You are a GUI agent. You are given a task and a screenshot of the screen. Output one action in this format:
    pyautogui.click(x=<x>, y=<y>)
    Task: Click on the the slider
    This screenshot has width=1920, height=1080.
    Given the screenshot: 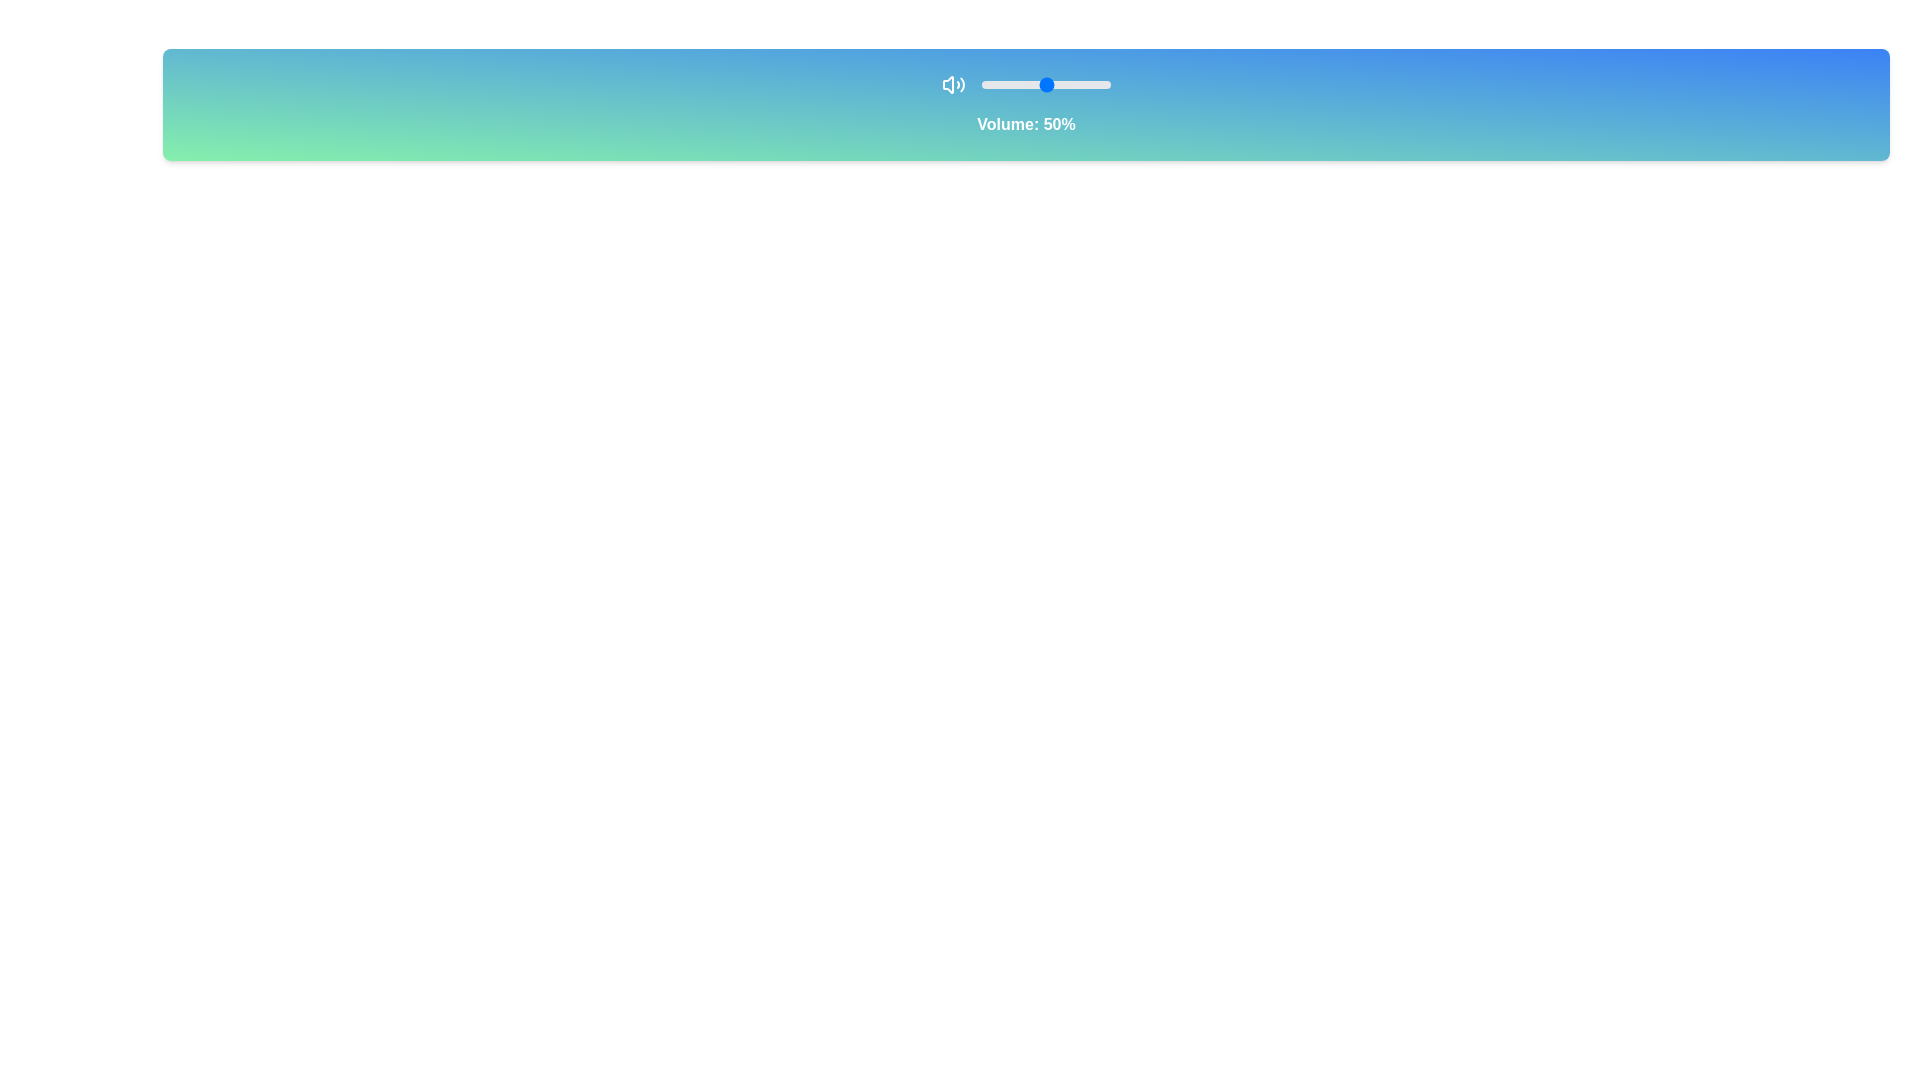 What is the action you would take?
    pyautogui.click(x=1071, y=83)
    